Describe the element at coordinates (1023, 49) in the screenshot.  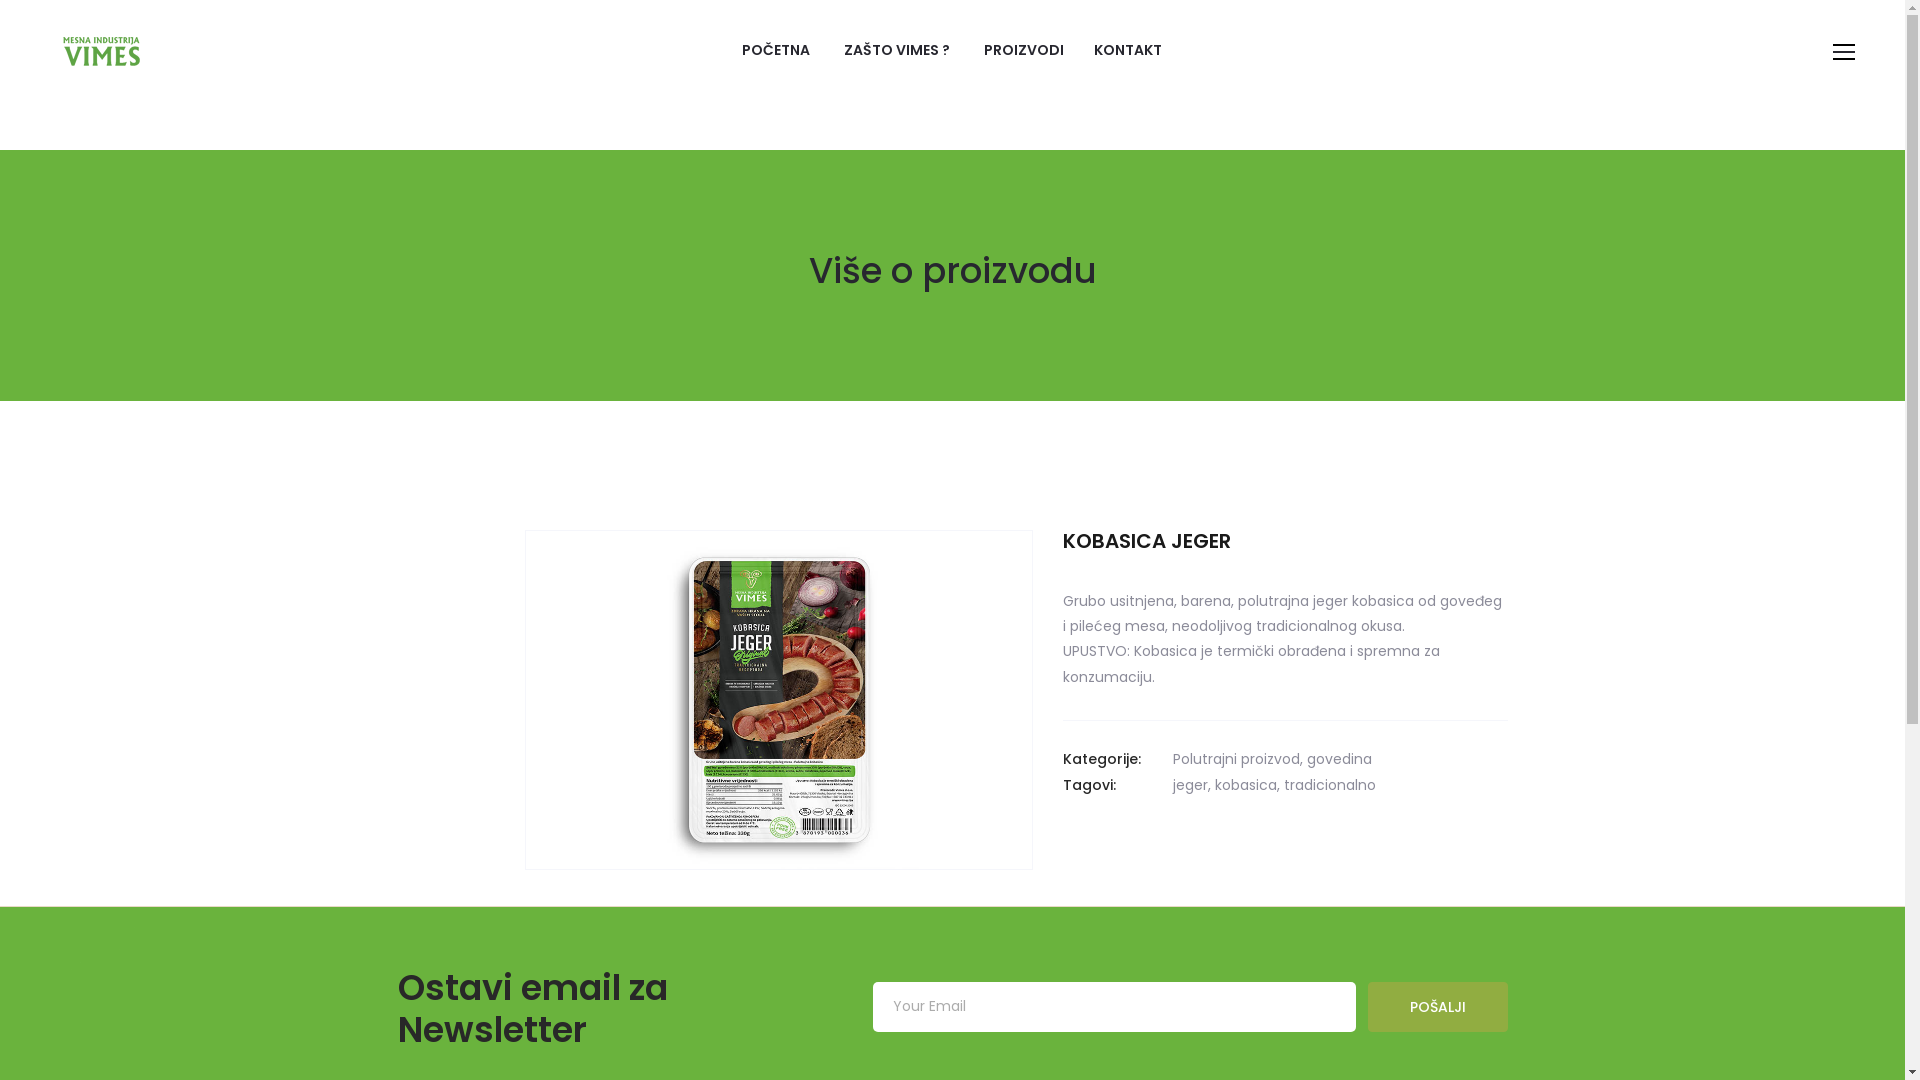
I see `'PROIZVODI'` at that location.